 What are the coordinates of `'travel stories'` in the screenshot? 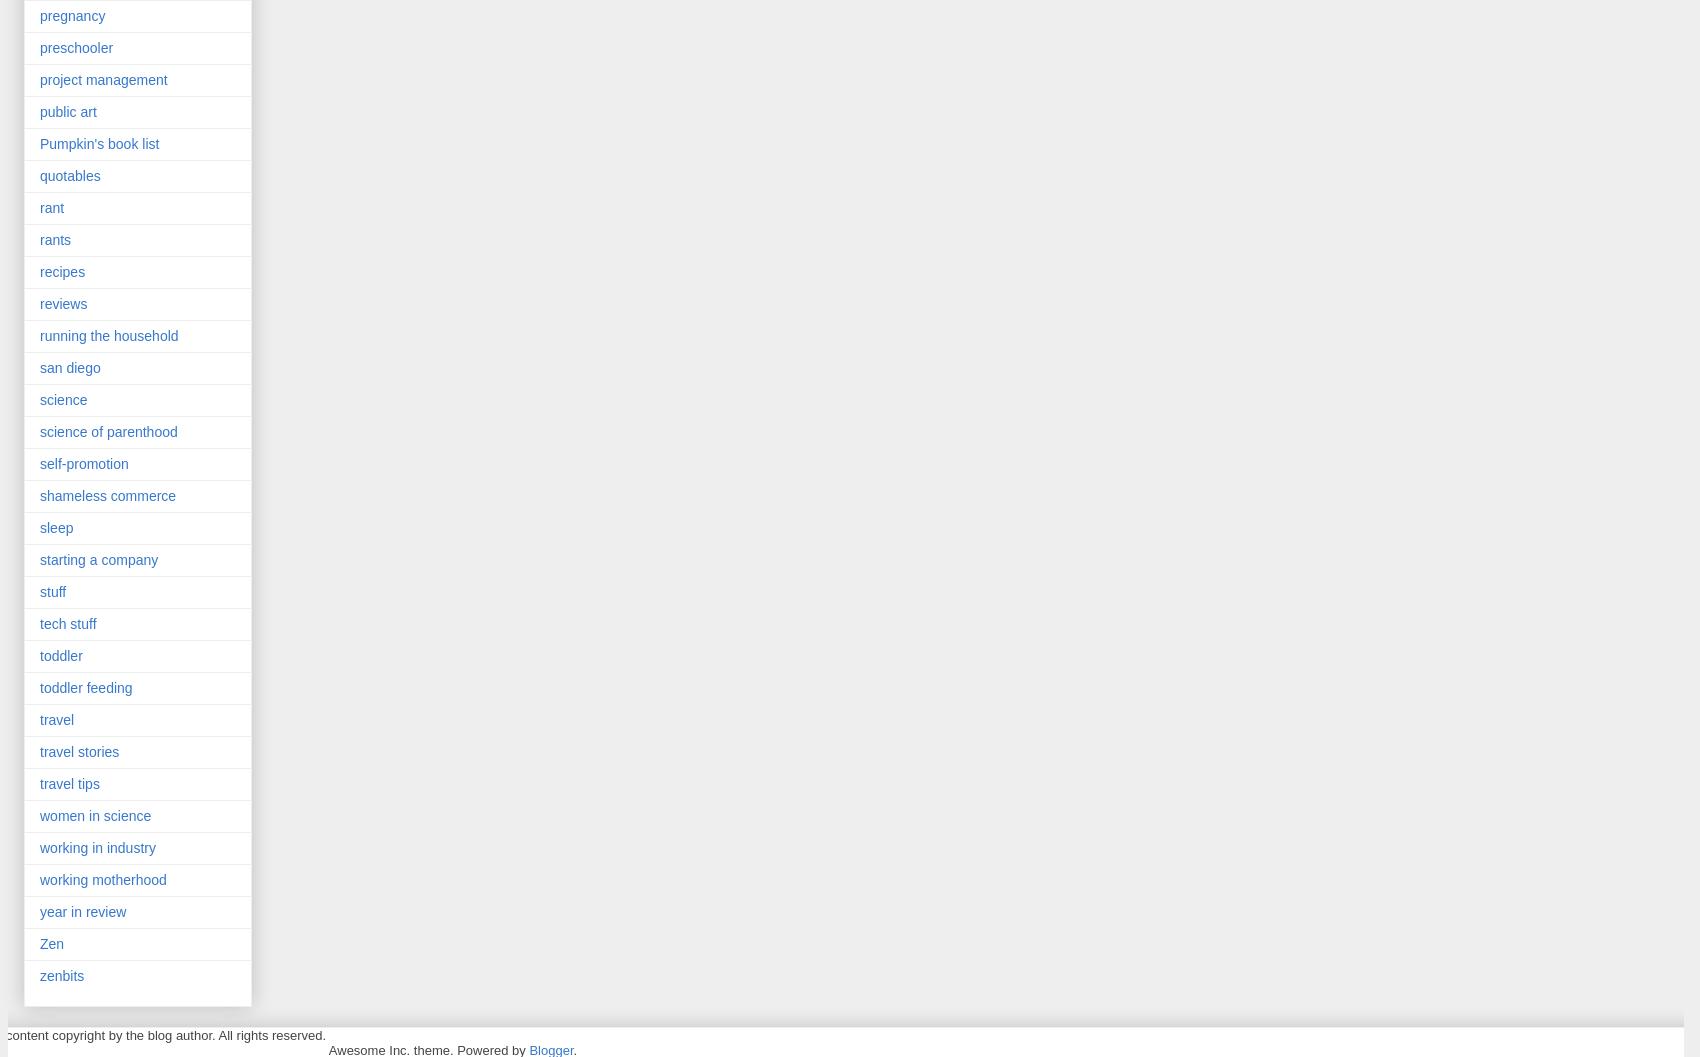 It's located at (39, 750).